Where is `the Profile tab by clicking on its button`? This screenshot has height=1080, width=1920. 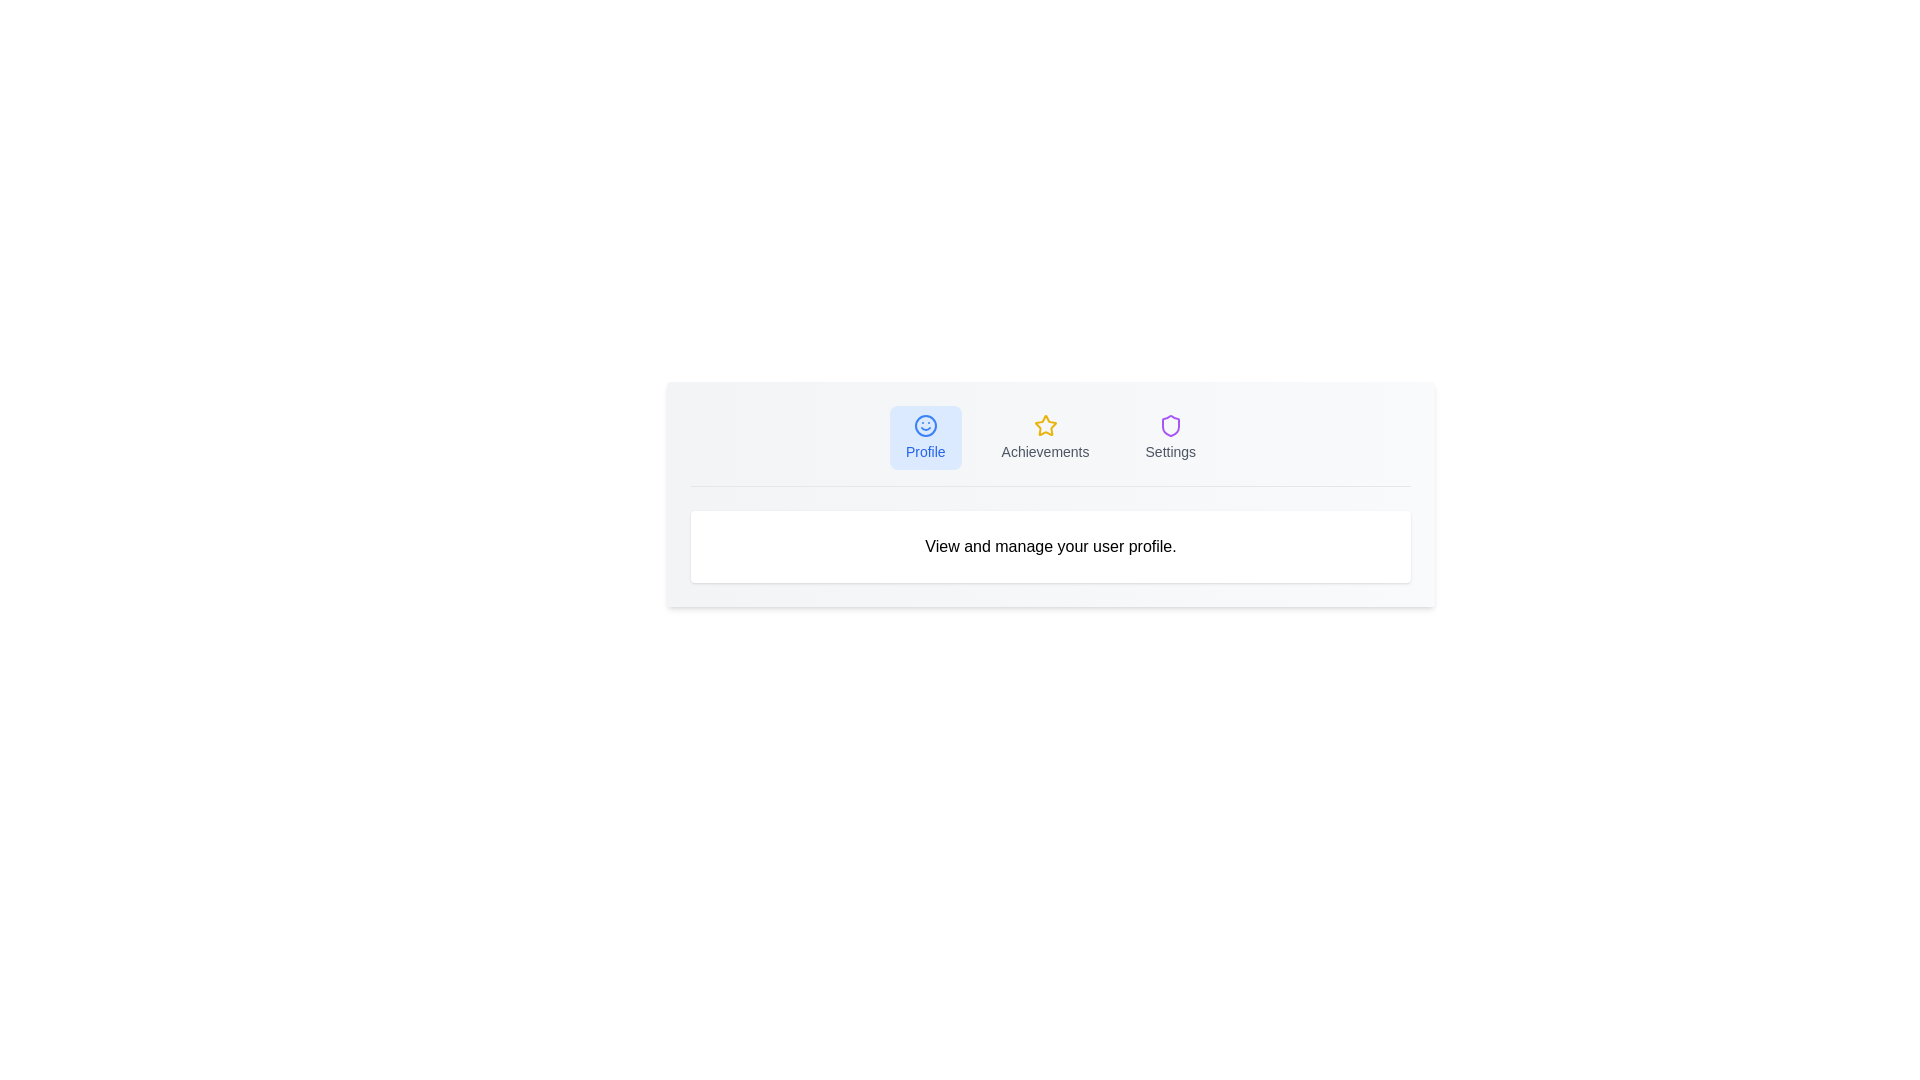 the Profile tab by clicking on its button is located at coordinates (924, 437).